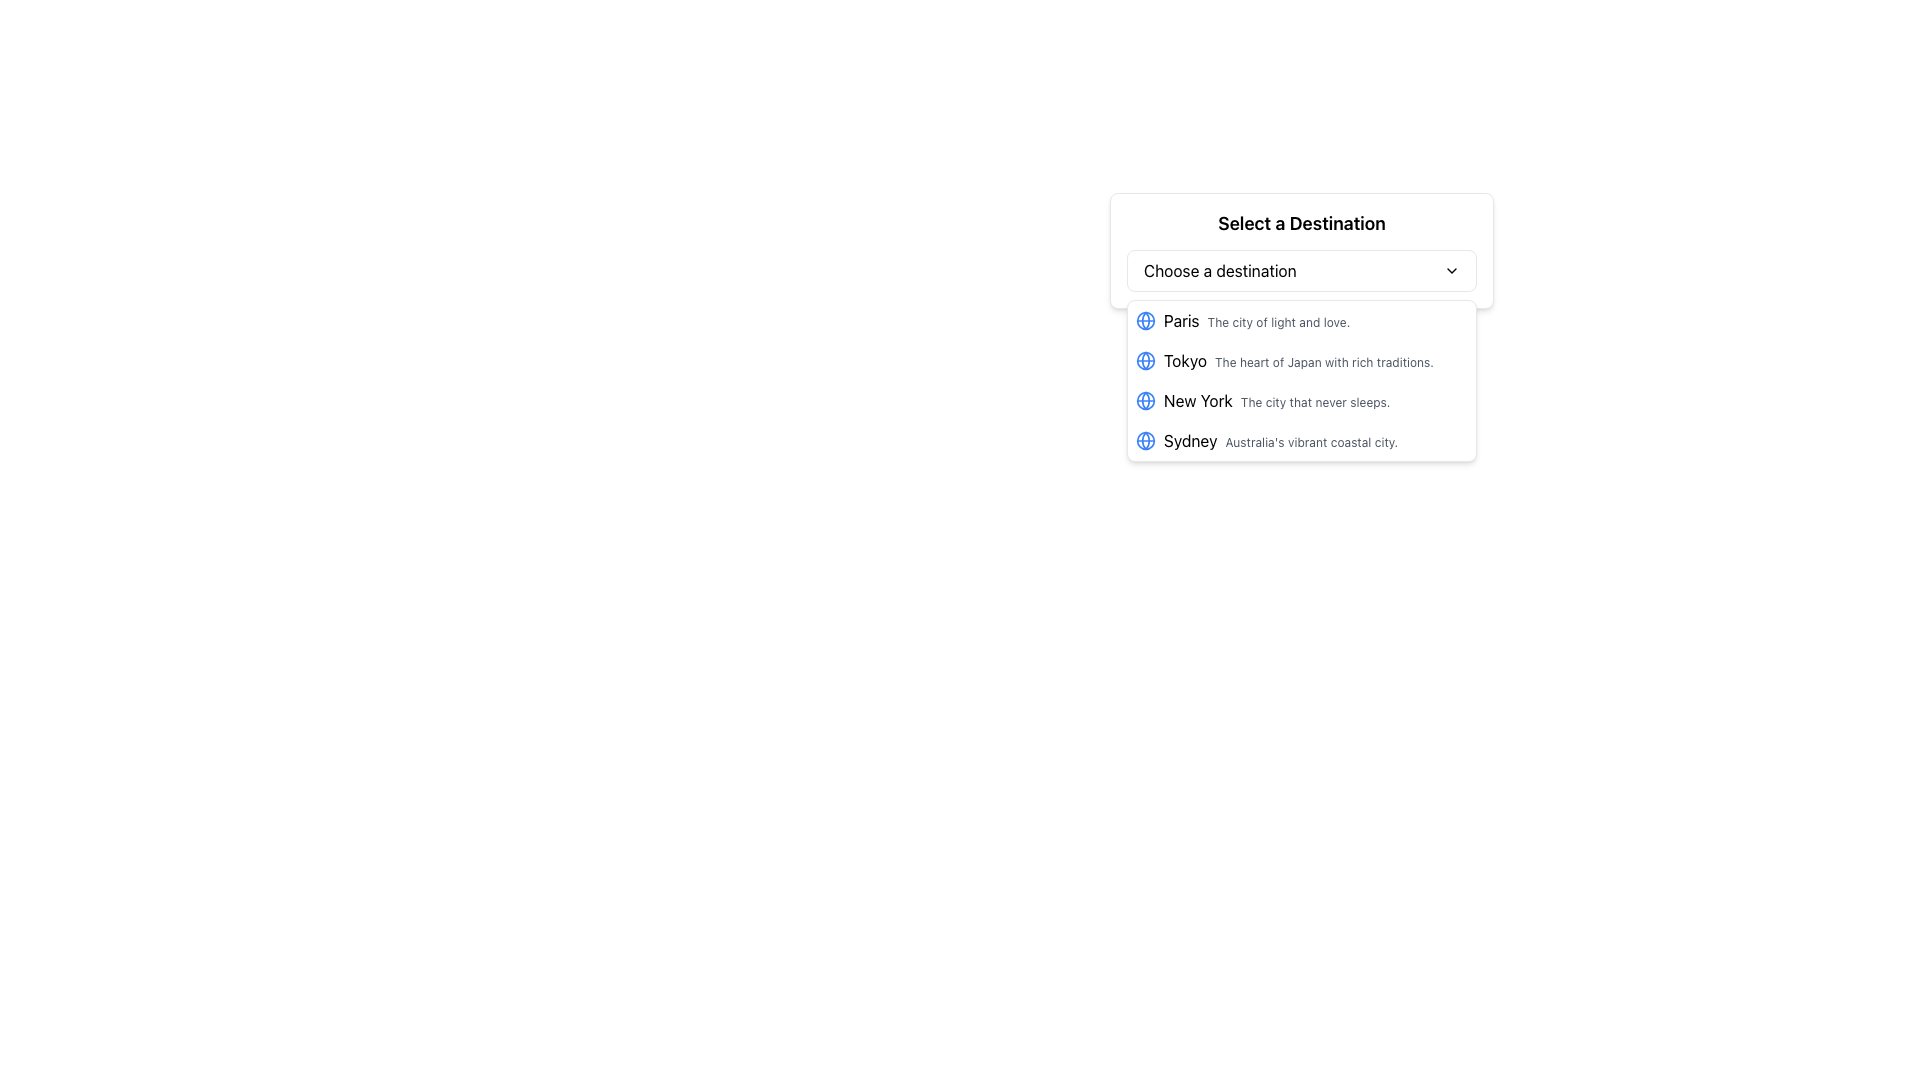 The image size is (1920, 1080). I want to click on the circular globe icon representing the 'Tokyo' option in the dropdown menu to enhance usability and provide a visual aid, so click(1146, 361).